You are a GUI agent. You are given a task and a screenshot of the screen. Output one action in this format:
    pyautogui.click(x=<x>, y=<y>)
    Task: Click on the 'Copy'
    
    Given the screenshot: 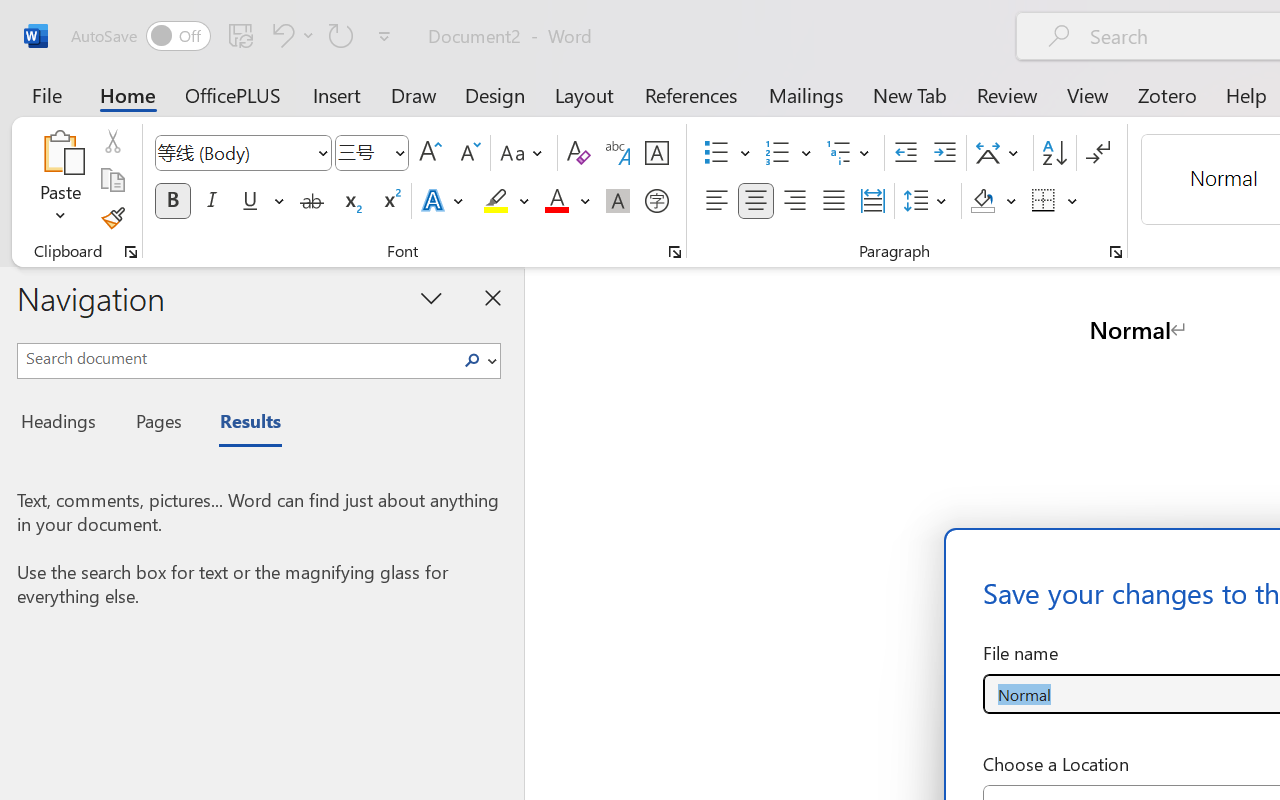 What is the action you would take?
    pyautogui.click(x=111, y=179)
    